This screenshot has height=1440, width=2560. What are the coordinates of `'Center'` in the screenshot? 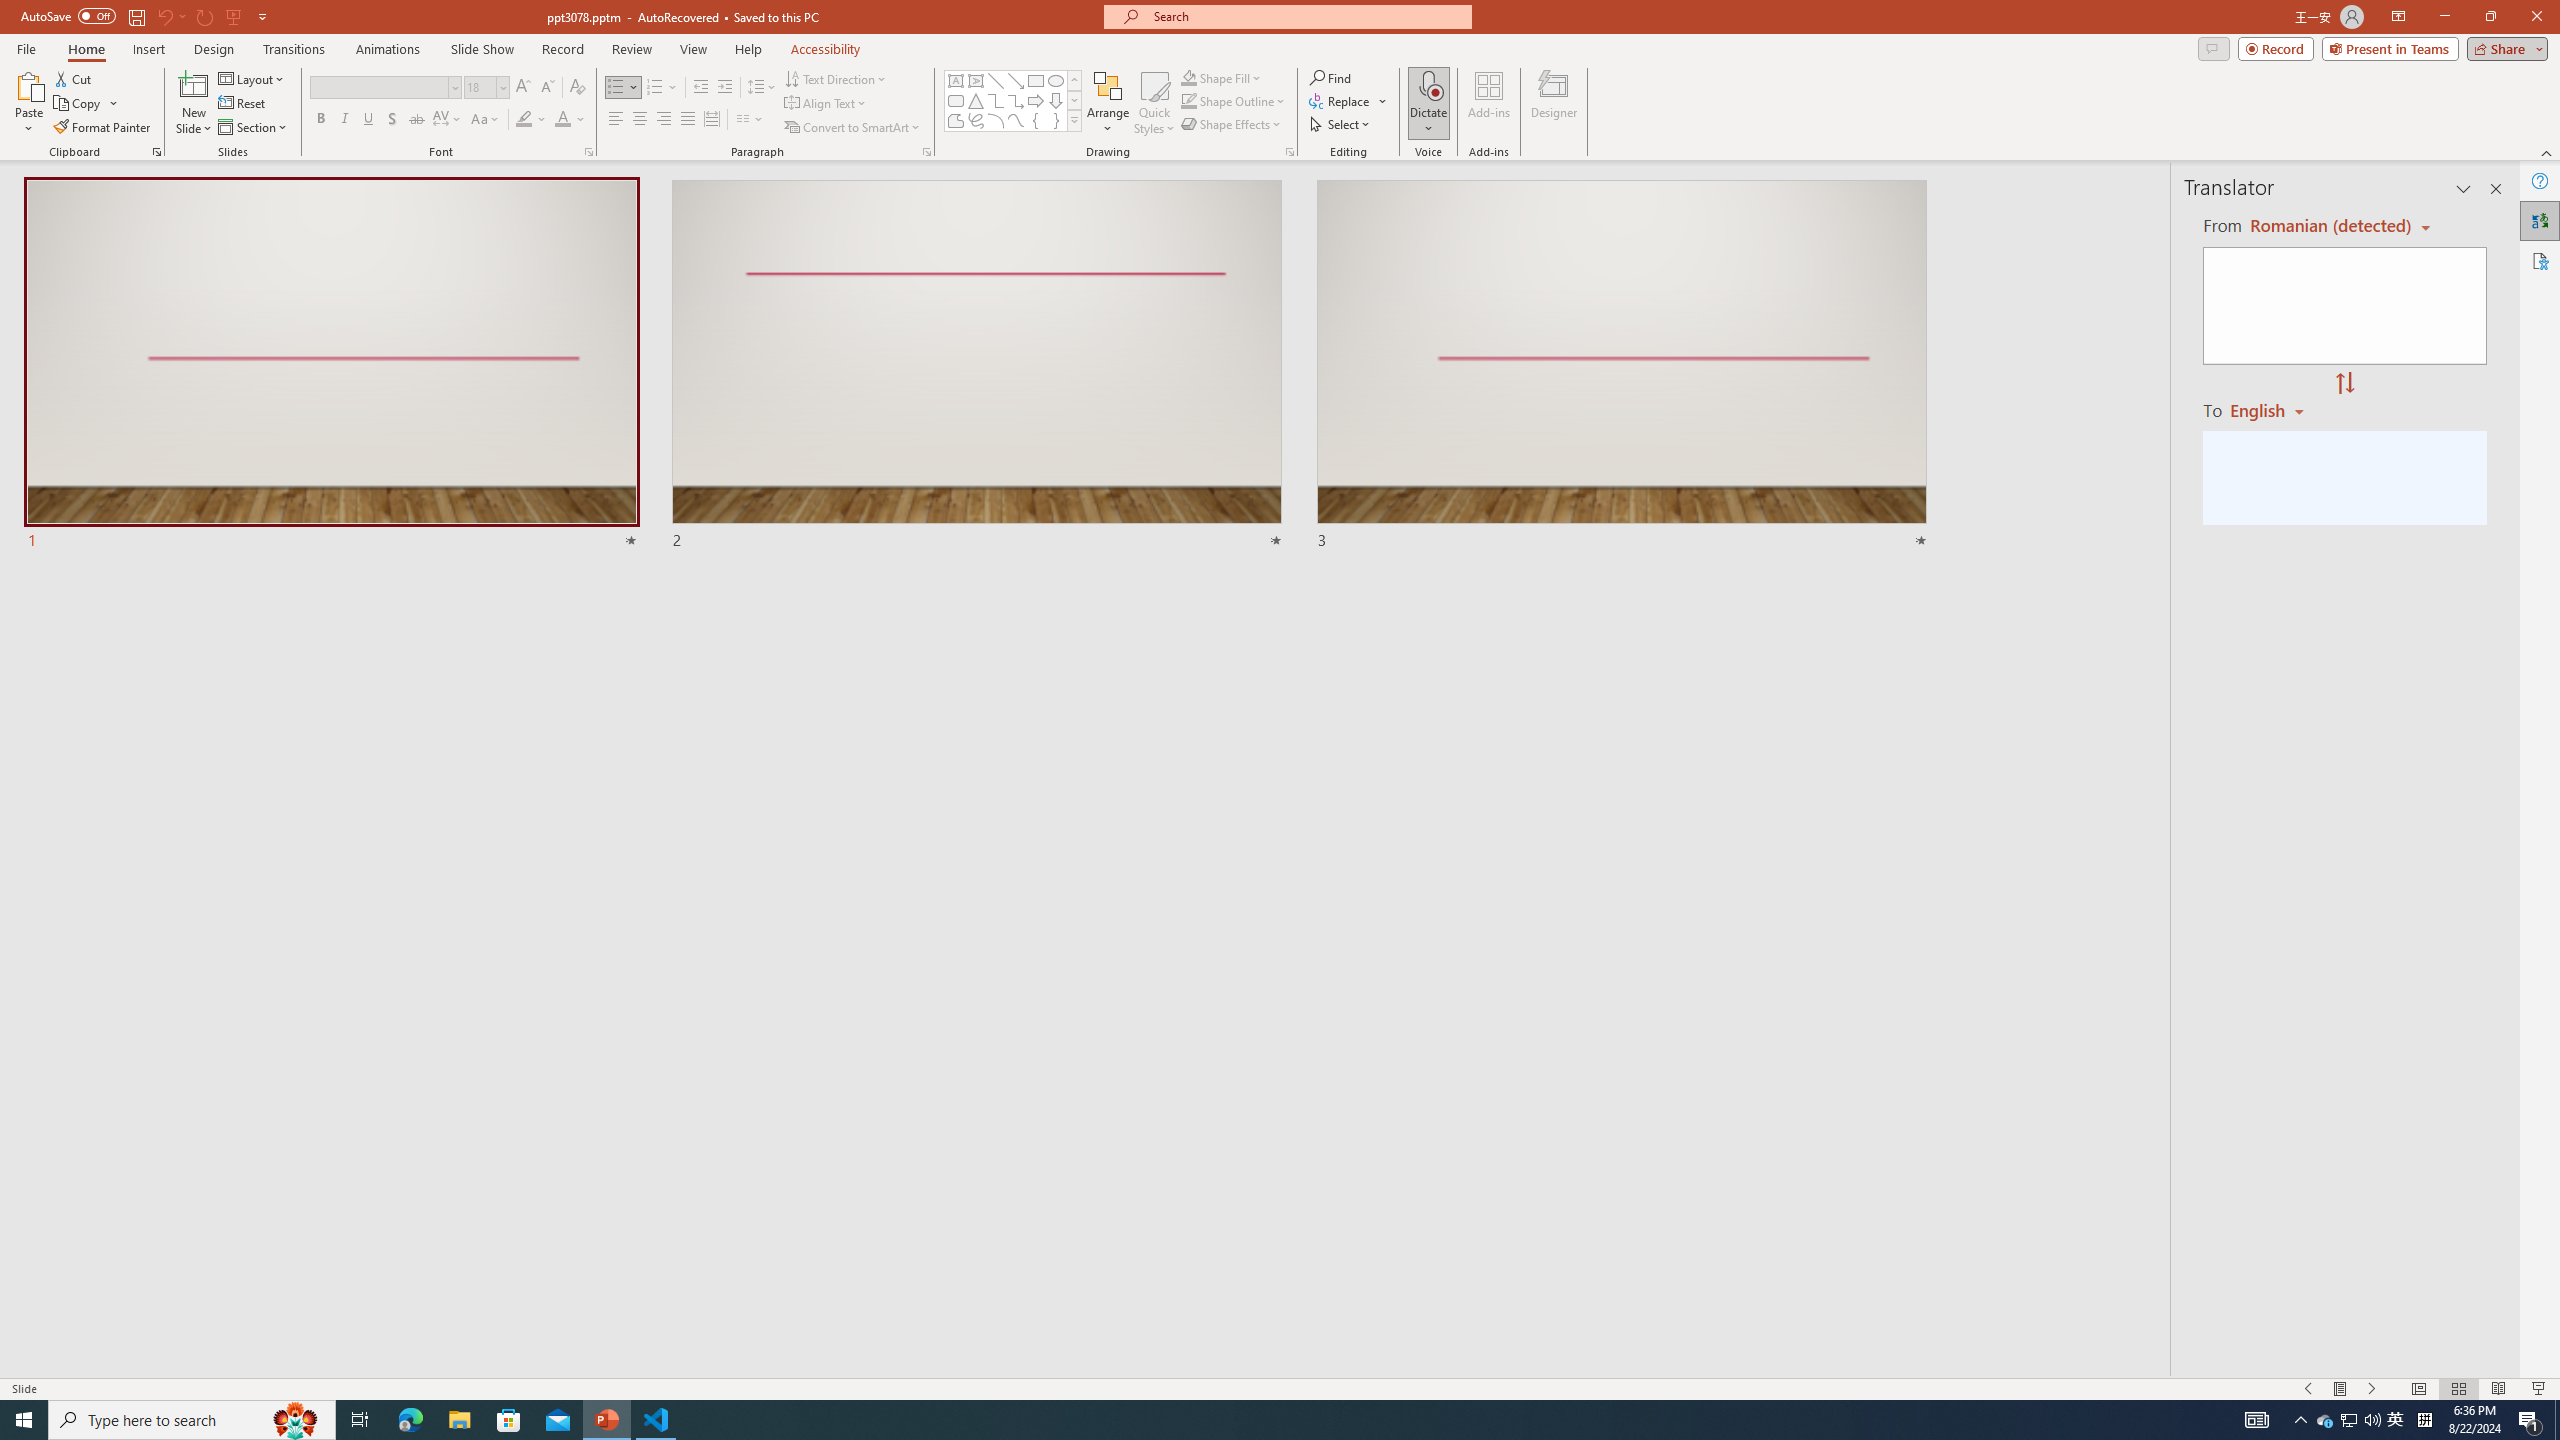 It's located at (640, 118).